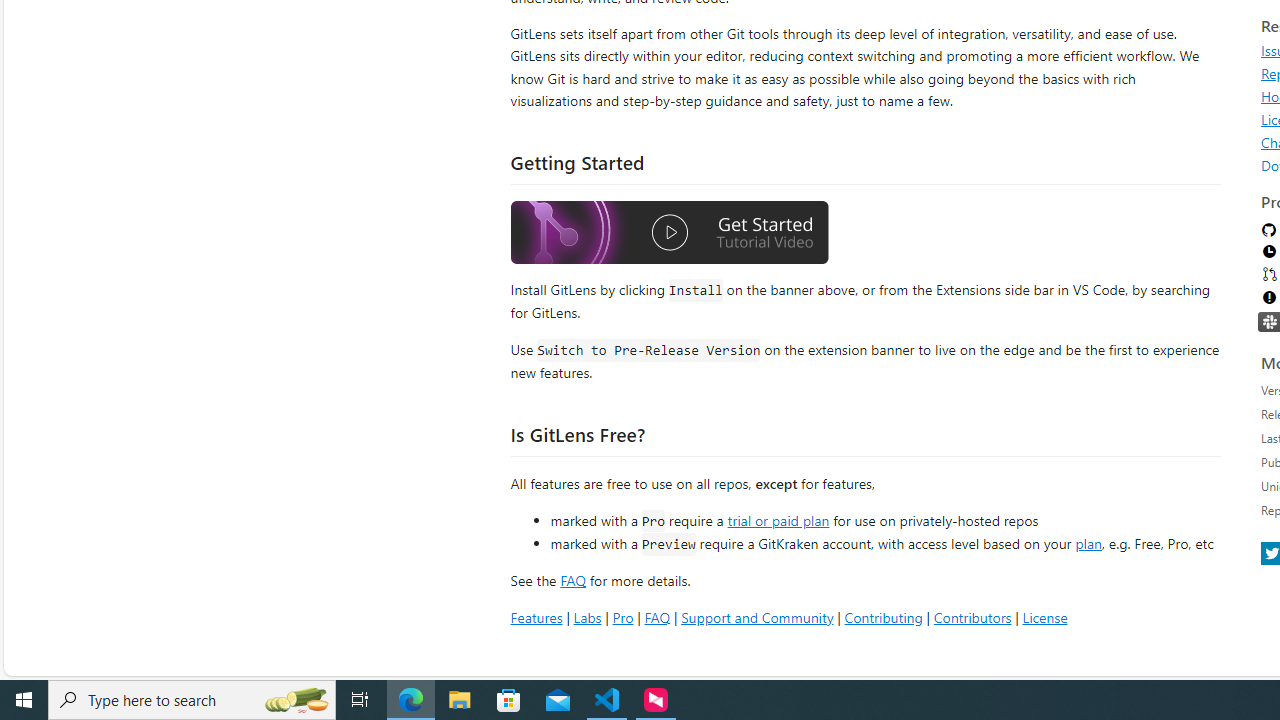 This screenshot has height=720, width=1280. Describe the element at coordinates (669, 234) in the screenshot. I see `'Watch the GitLens Getting Started video'` at that location.